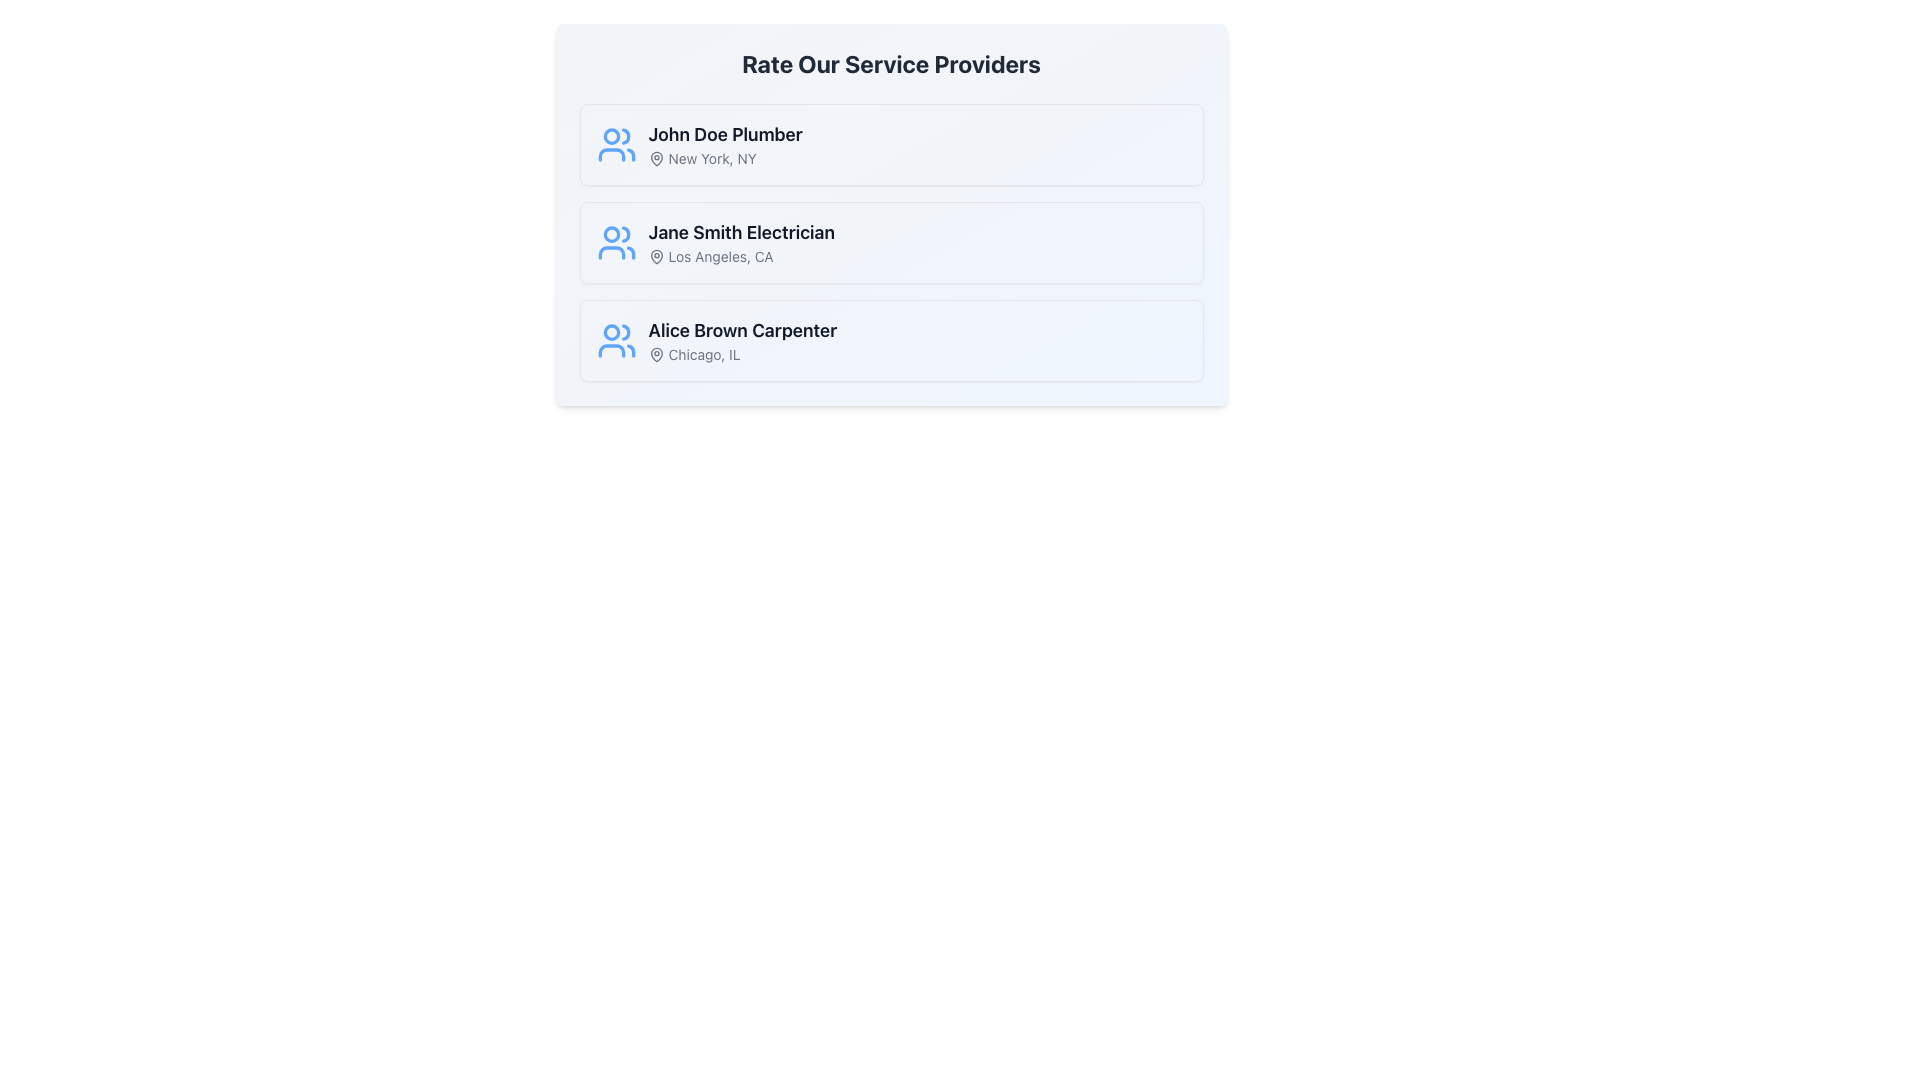 This screenshot has height=1080, width=1920. What do you see at coordinates (615, 144) in the screenshot?
I see `the user icon depicting two blue-colored users, which is positioned to the left of the name and location details of 'John Doe Plumber' in the 'Rate Our Service Providers' list` at bounding box center [615, 144].